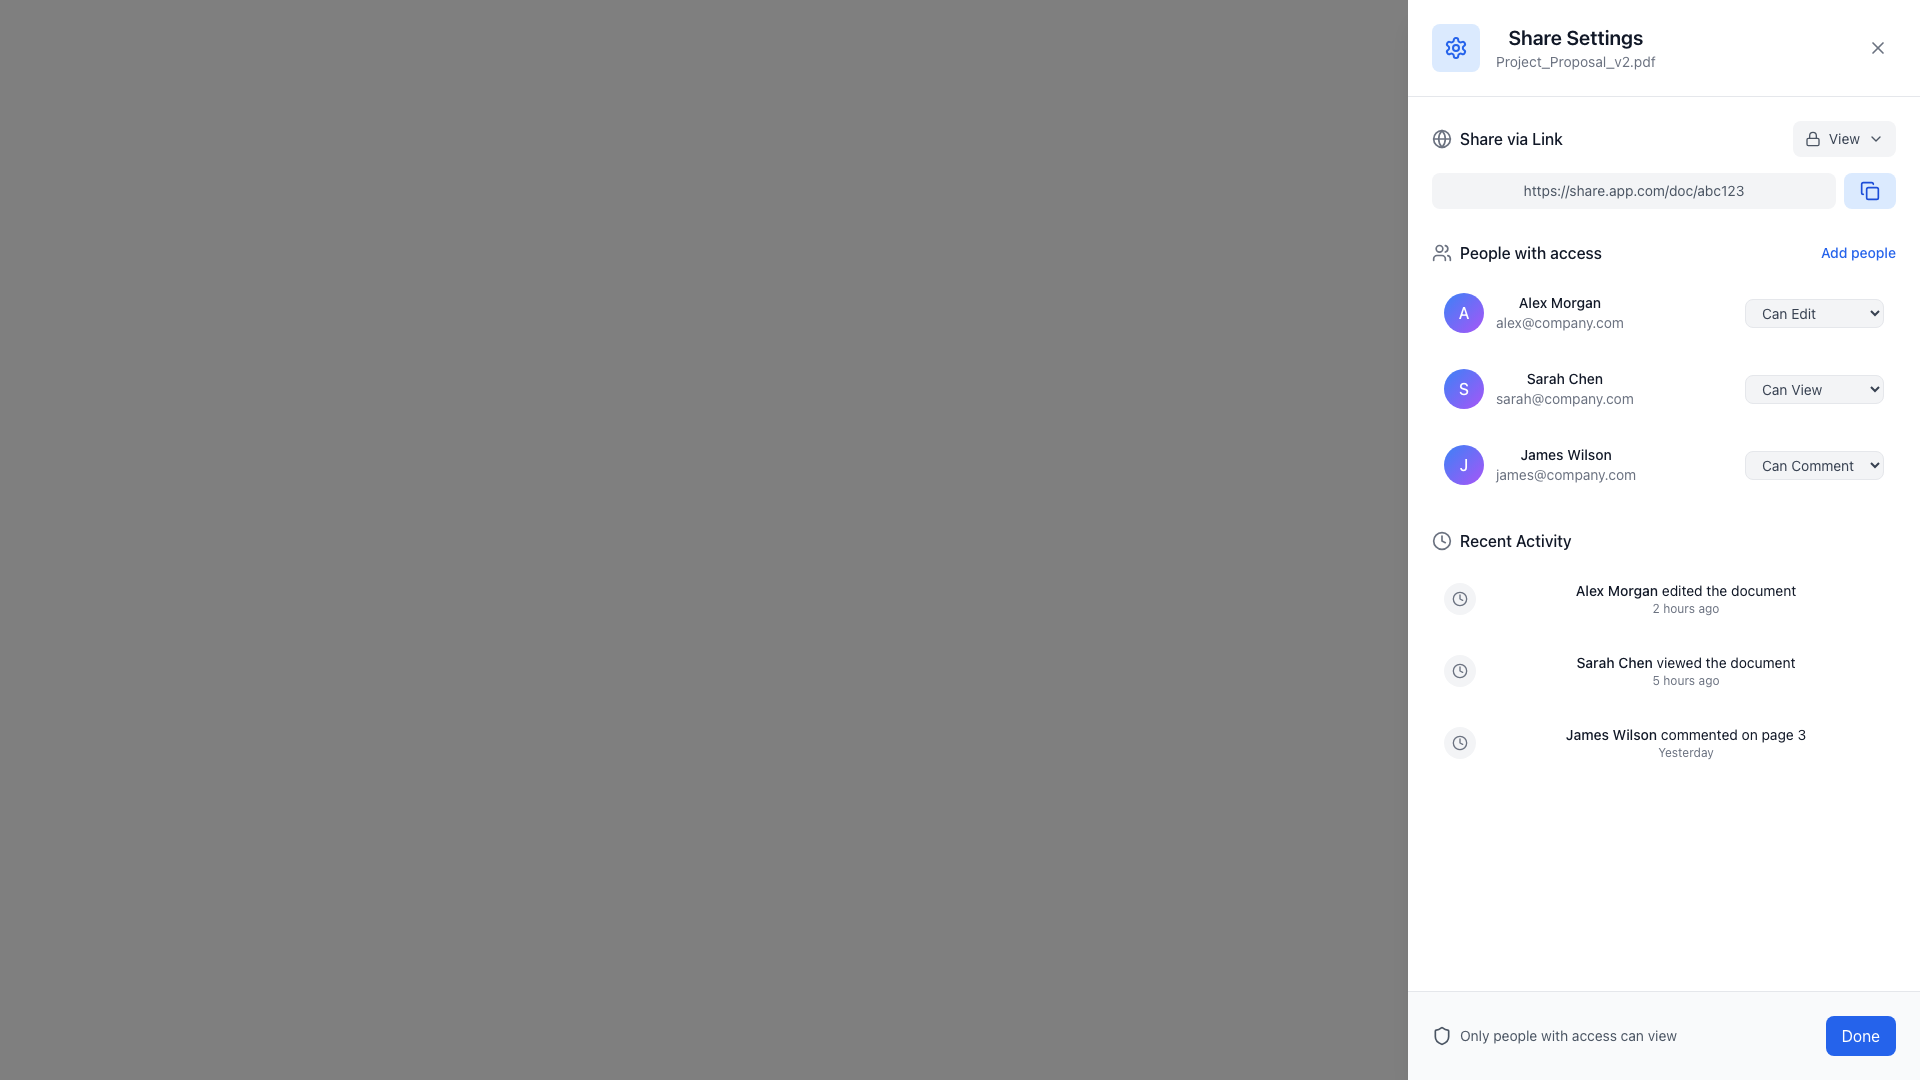 Image resolution: width=1920 pixels, height=1080 pixels. What do you see at coordinates (1574, 46) in the screenshot?
I see `the text label consisting of 'Share Settings' and 'Project_Proposal_v2.pdf', which is located in the header section of the sharing settings panel` at bounding box center [1574, 46].